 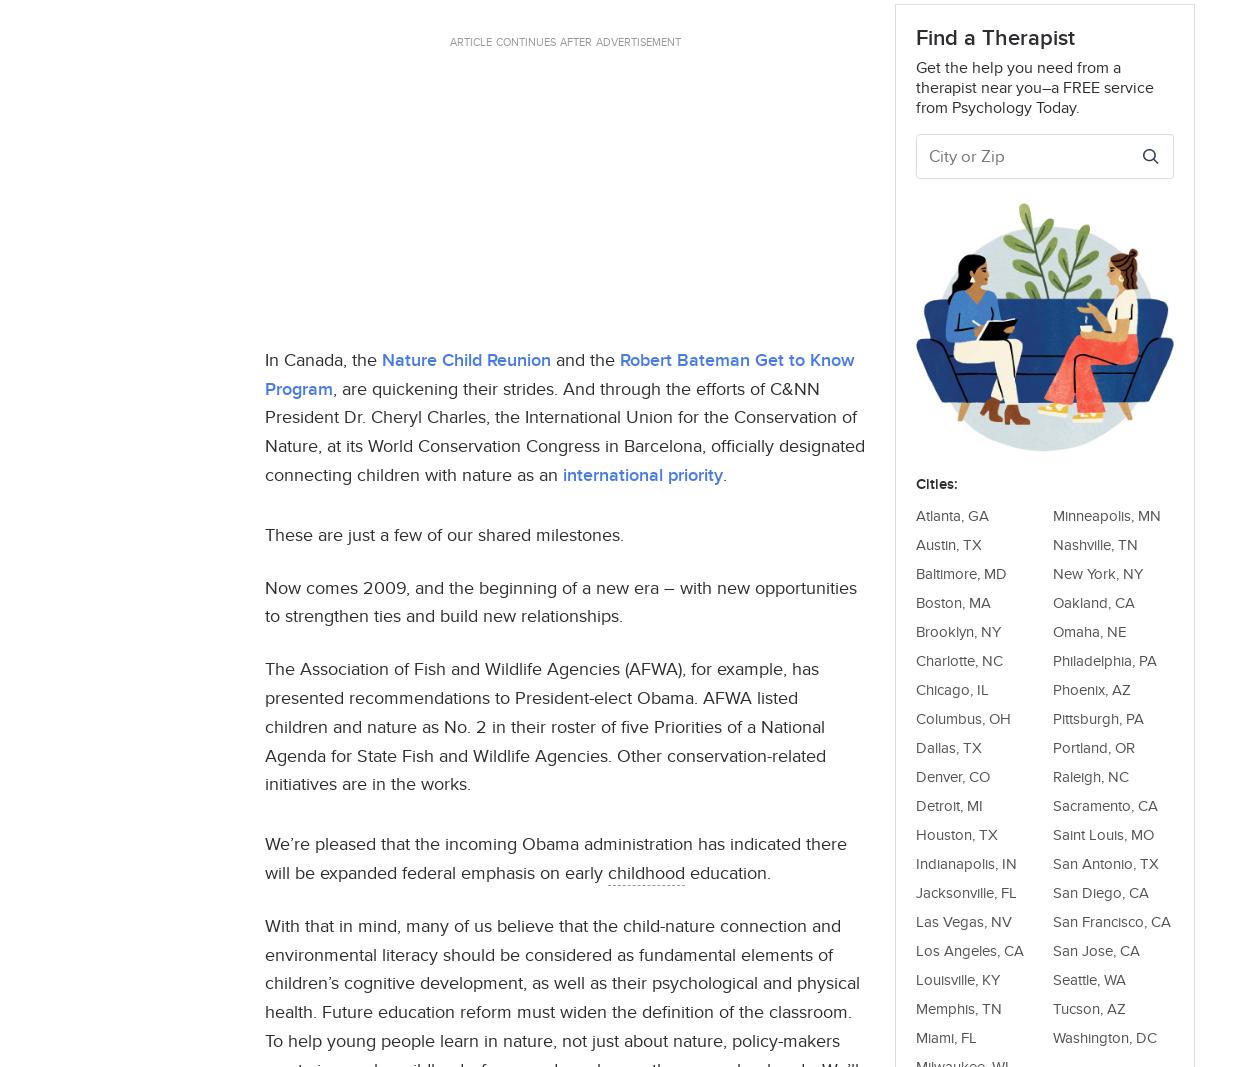 What do you see at coordinates (1088, 978) in the screenshot?
I see `'Seattle, WA'` at bounding box center [1088, 978].